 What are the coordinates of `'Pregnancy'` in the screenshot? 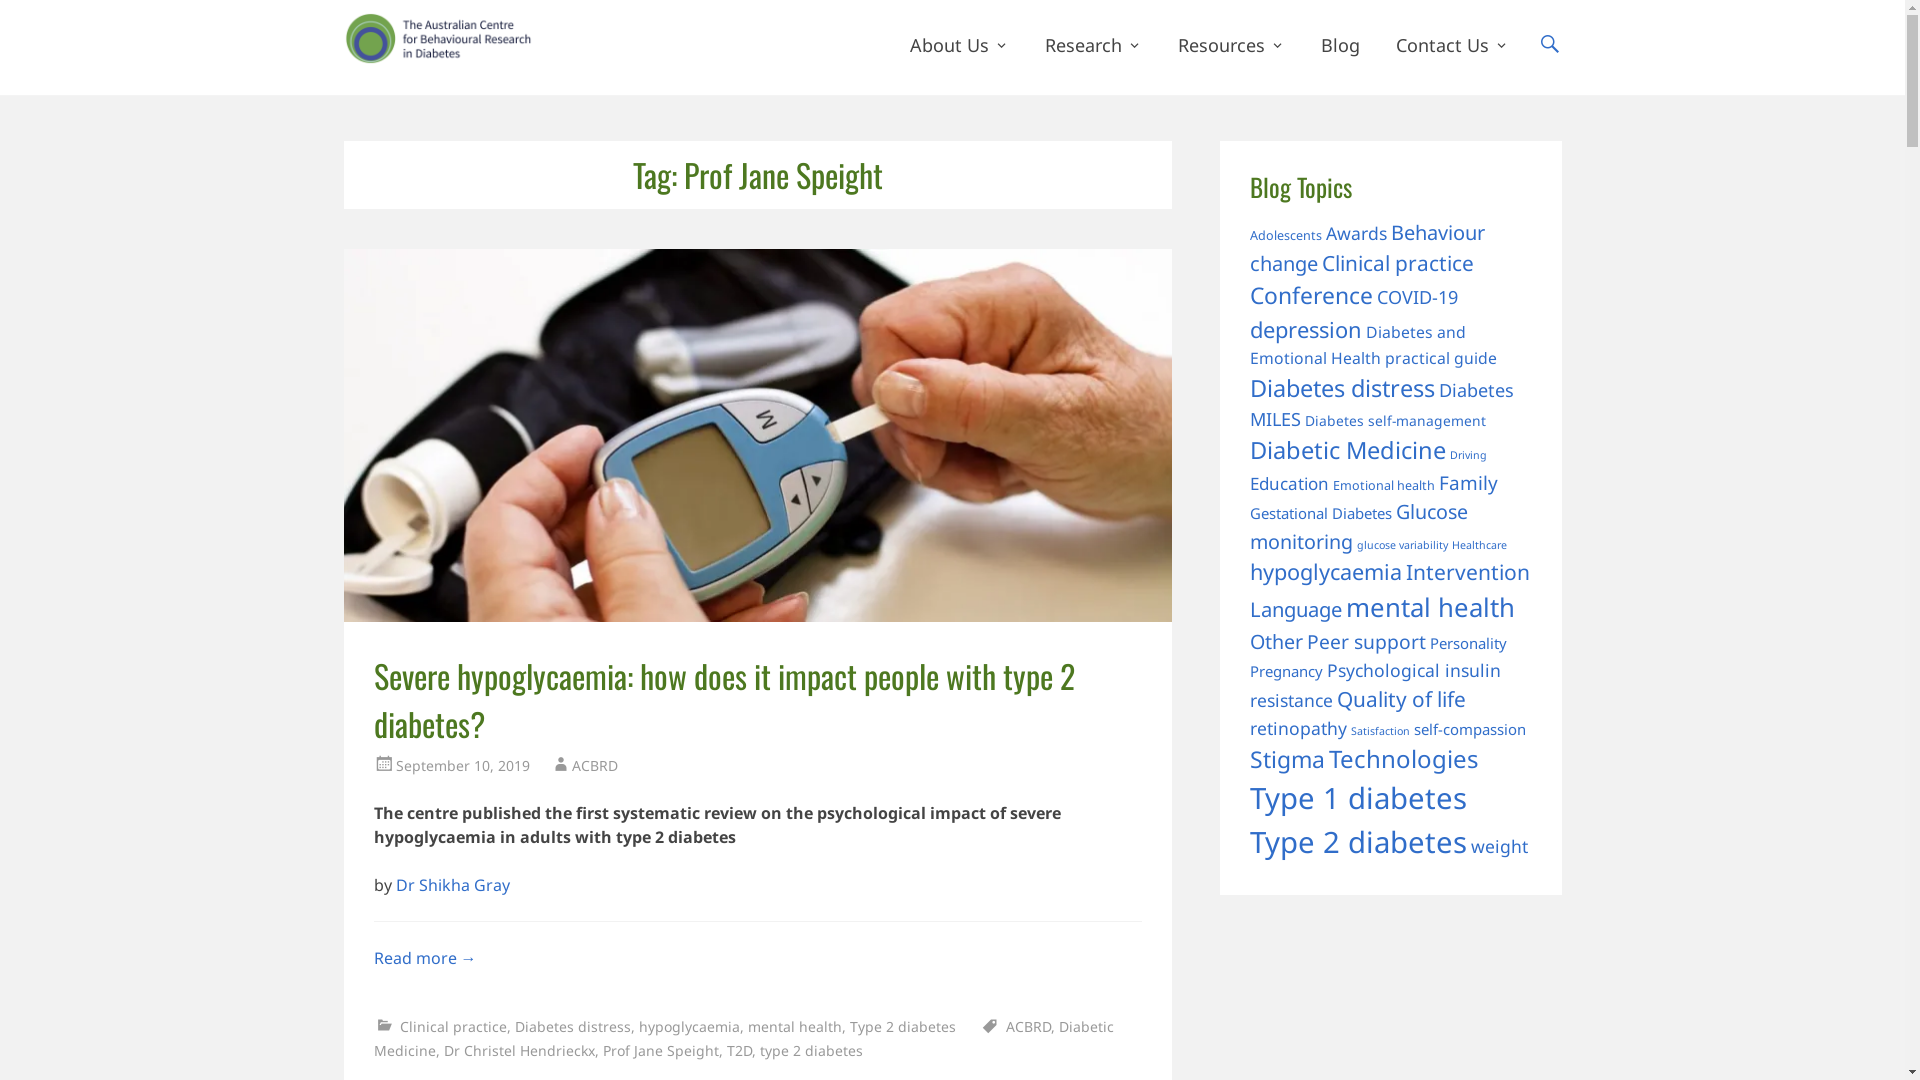 It's located at (1286, 671).